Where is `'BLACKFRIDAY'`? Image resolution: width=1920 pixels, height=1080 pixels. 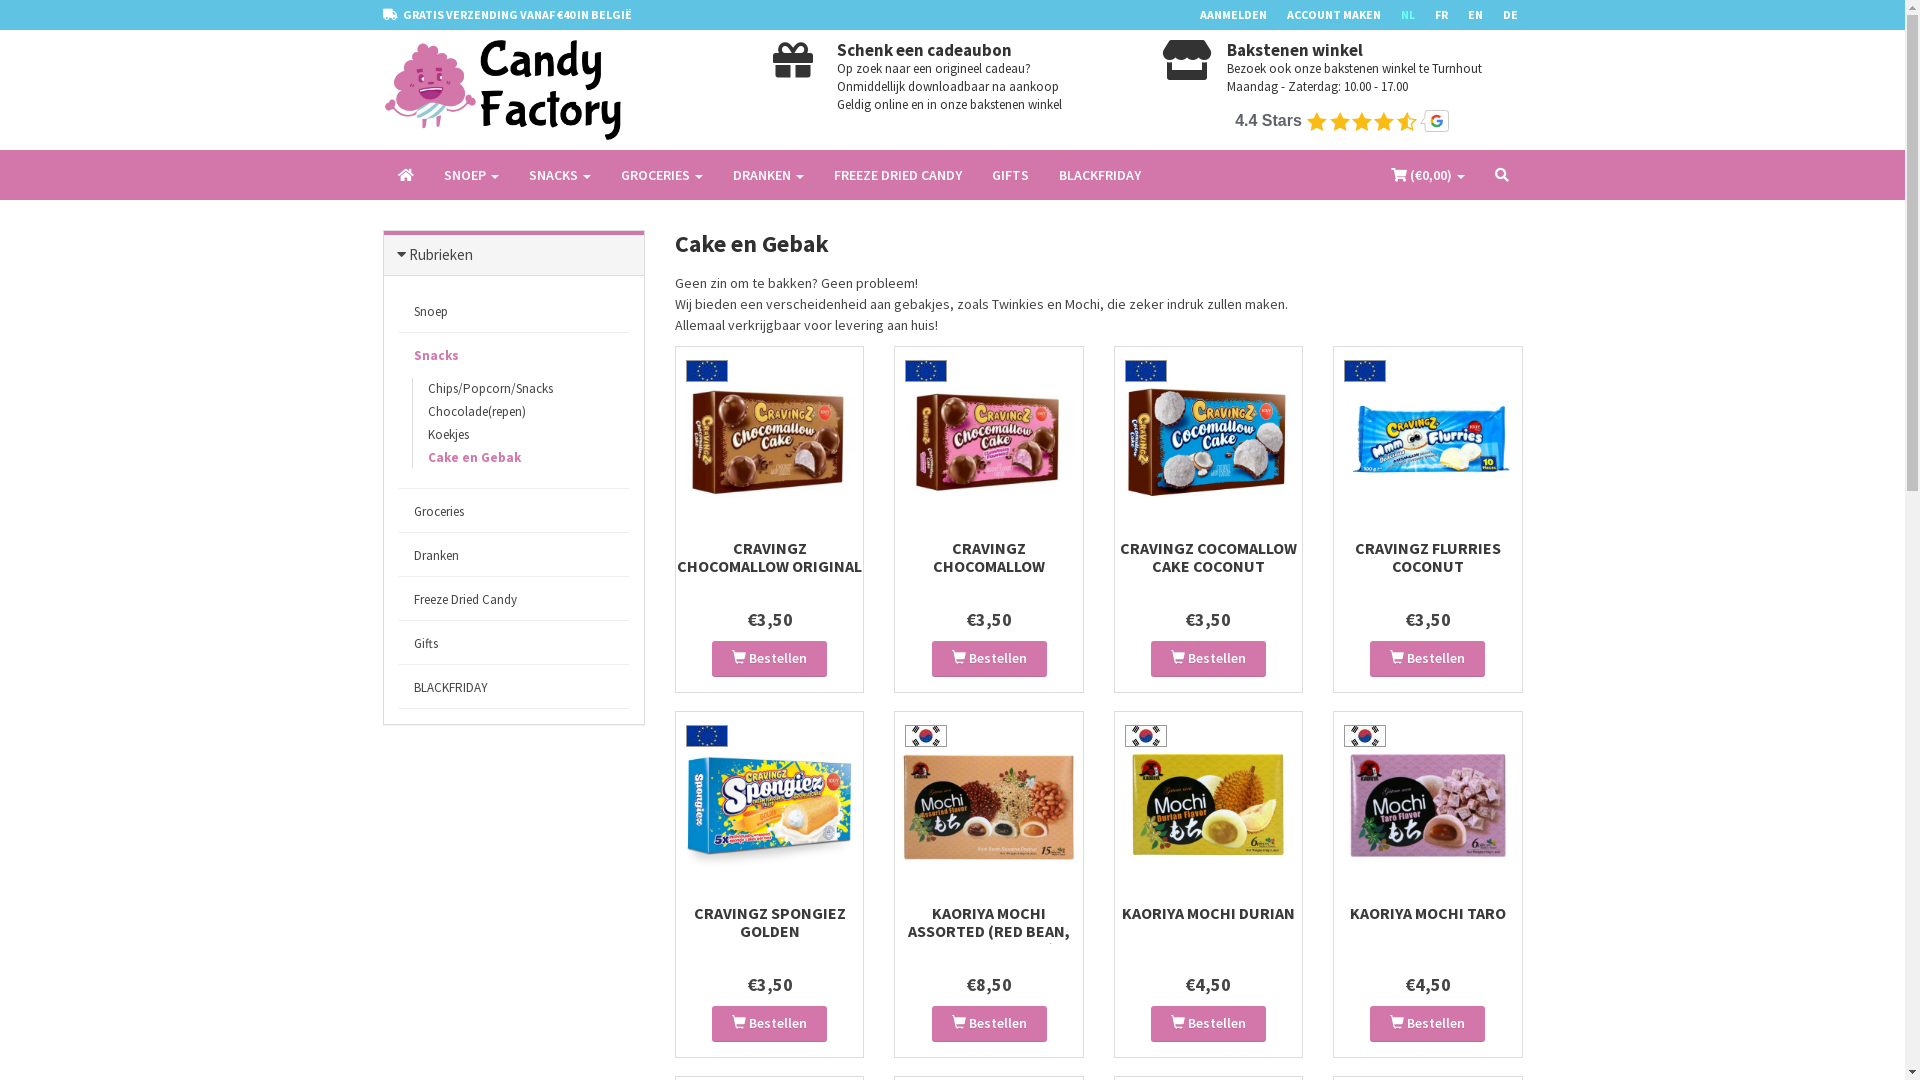 'BLACKFRIDAY' is located at coordinates (513, 686).